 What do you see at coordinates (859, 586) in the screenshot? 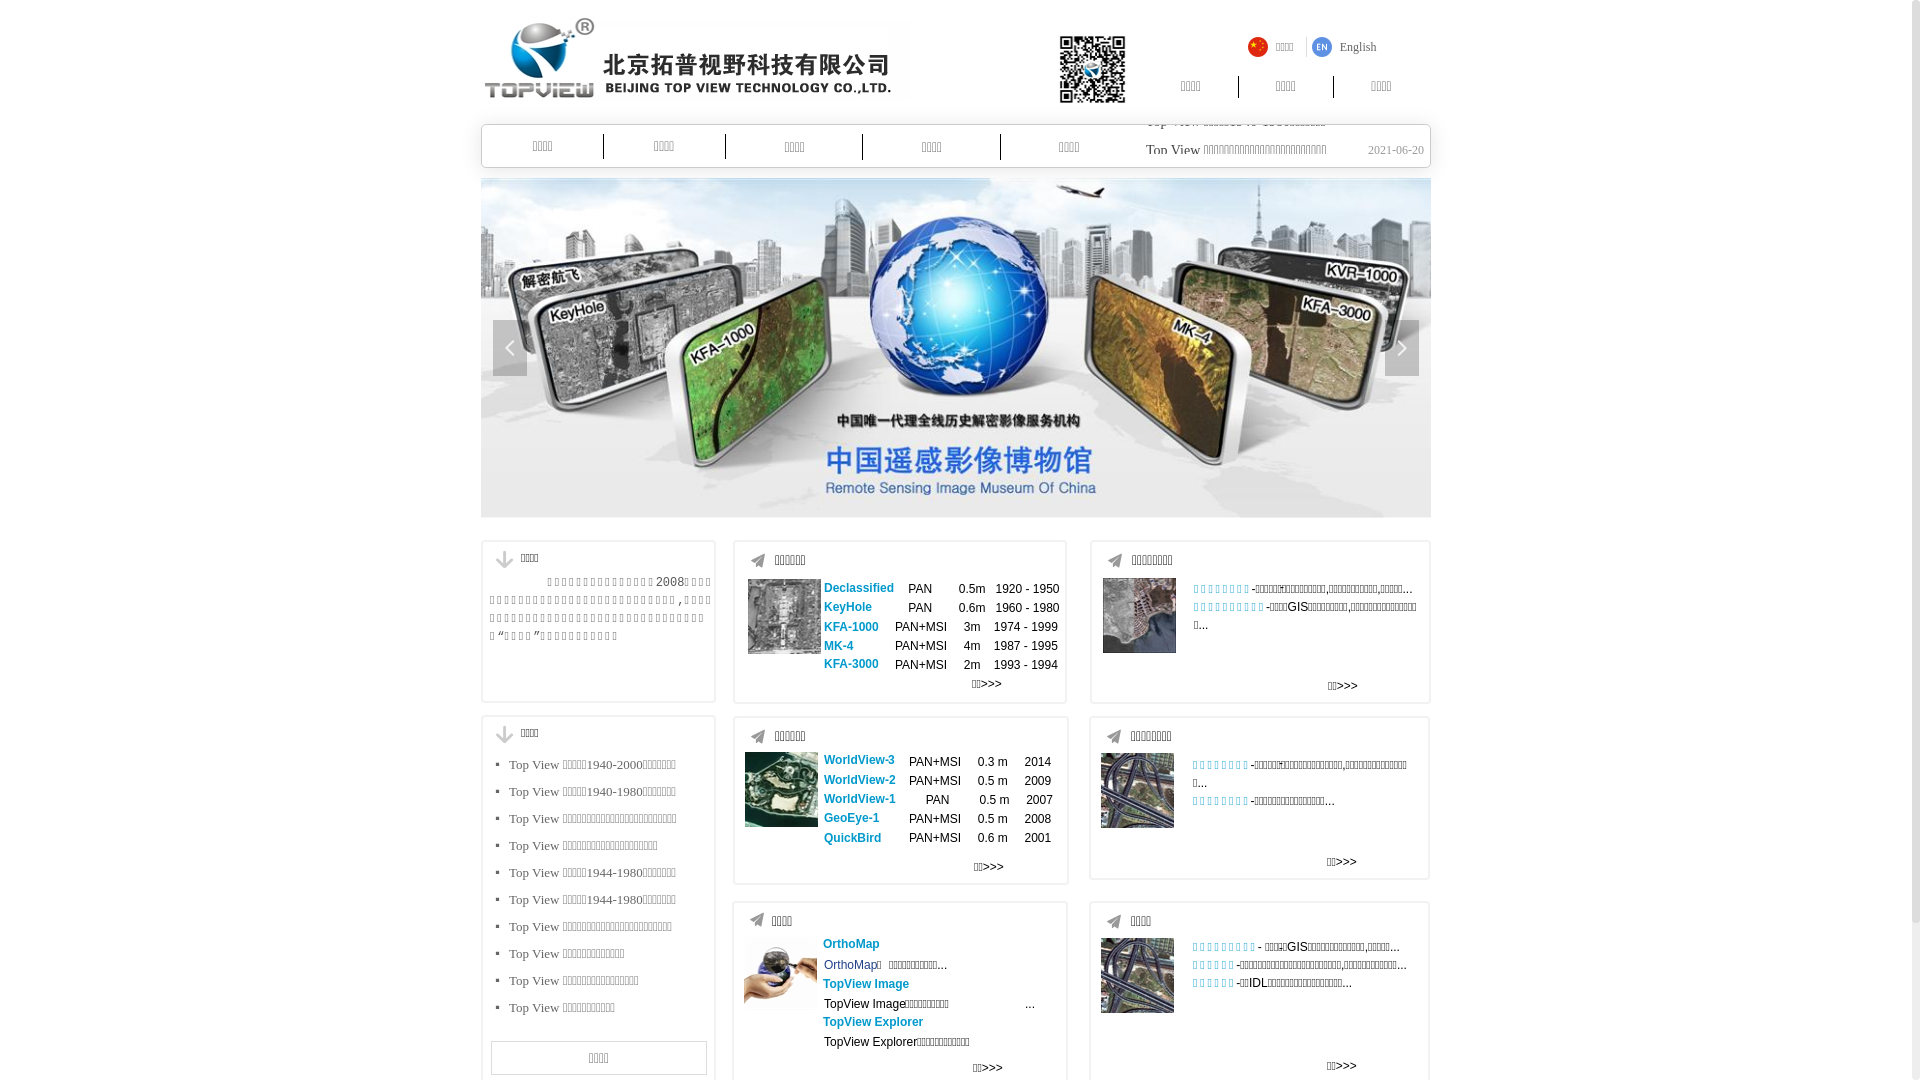
I see `'Declassified'` at bounding box center [859, 586].